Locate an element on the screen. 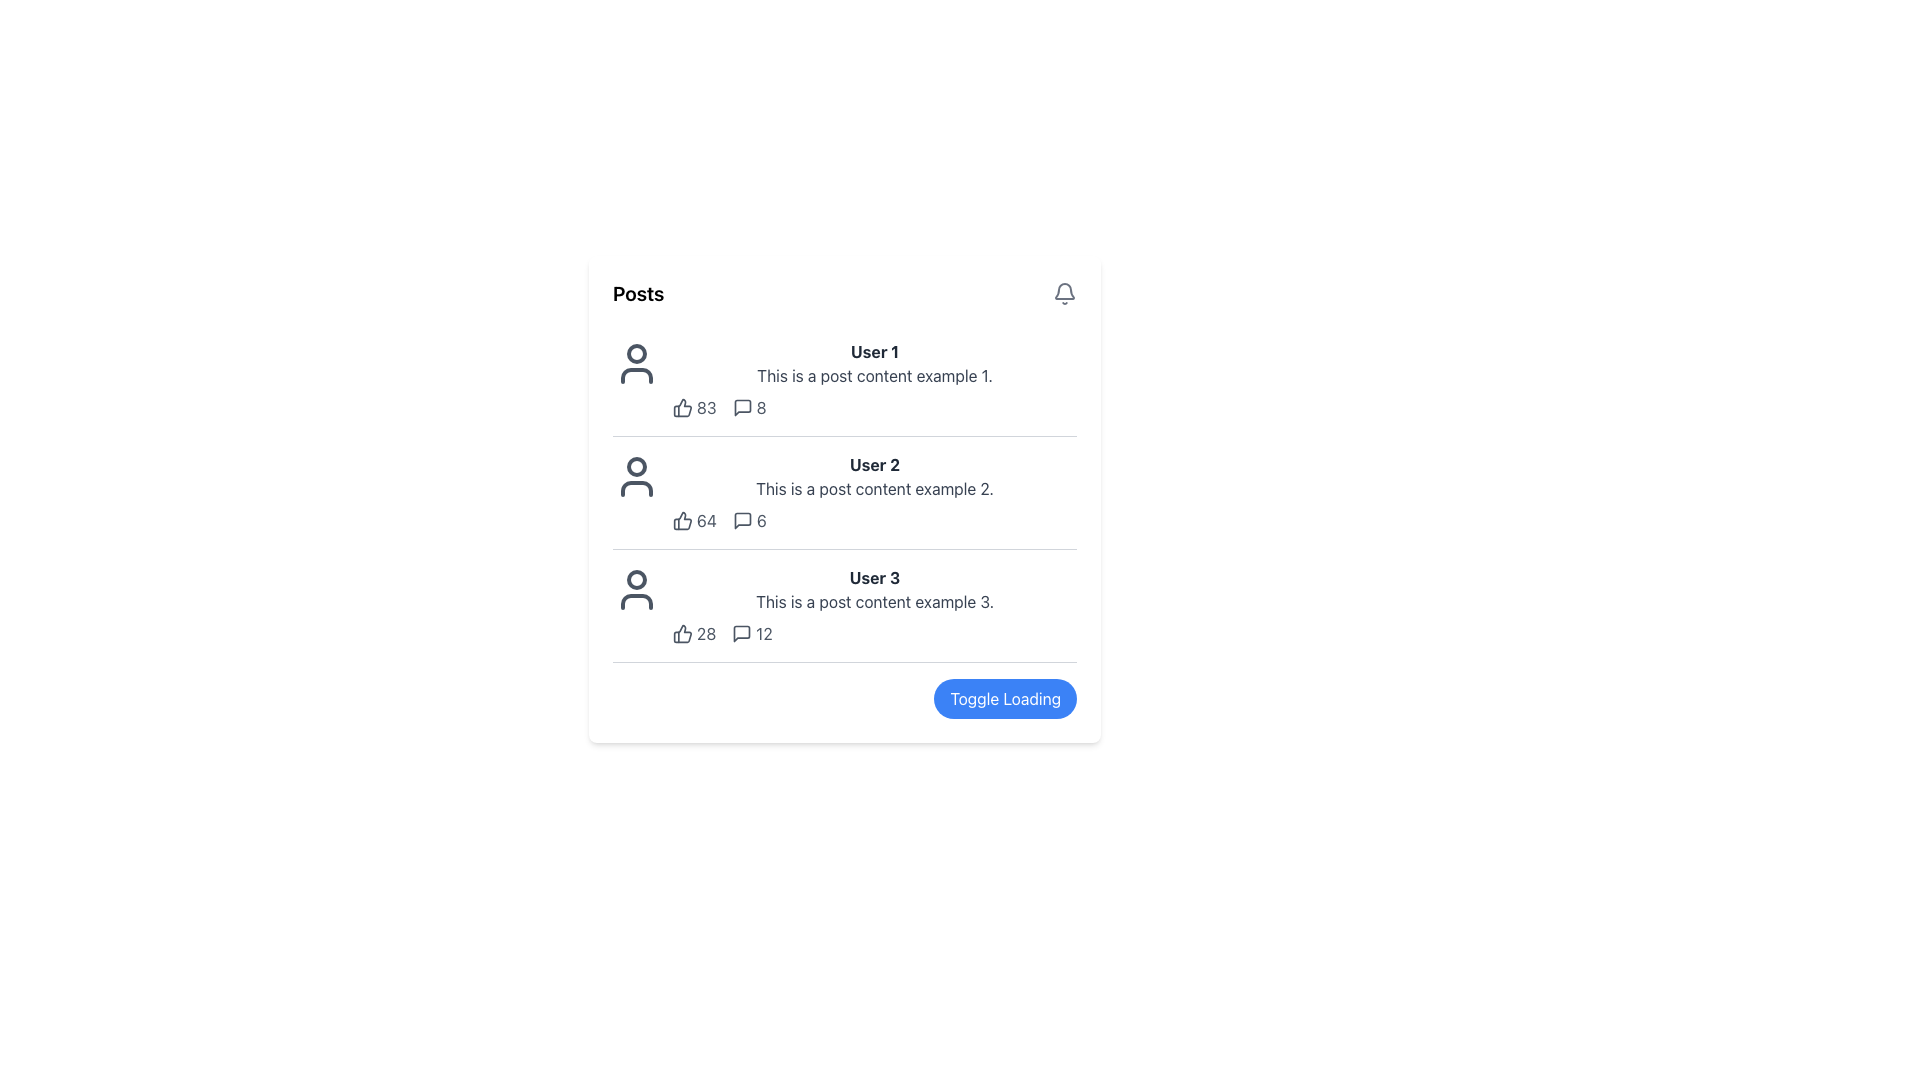 This screenshot has width=1920, height=1080. author's name displayed in the text label located at the top of the third post entry in the right section of the interface is located at coordinates (874, 578).